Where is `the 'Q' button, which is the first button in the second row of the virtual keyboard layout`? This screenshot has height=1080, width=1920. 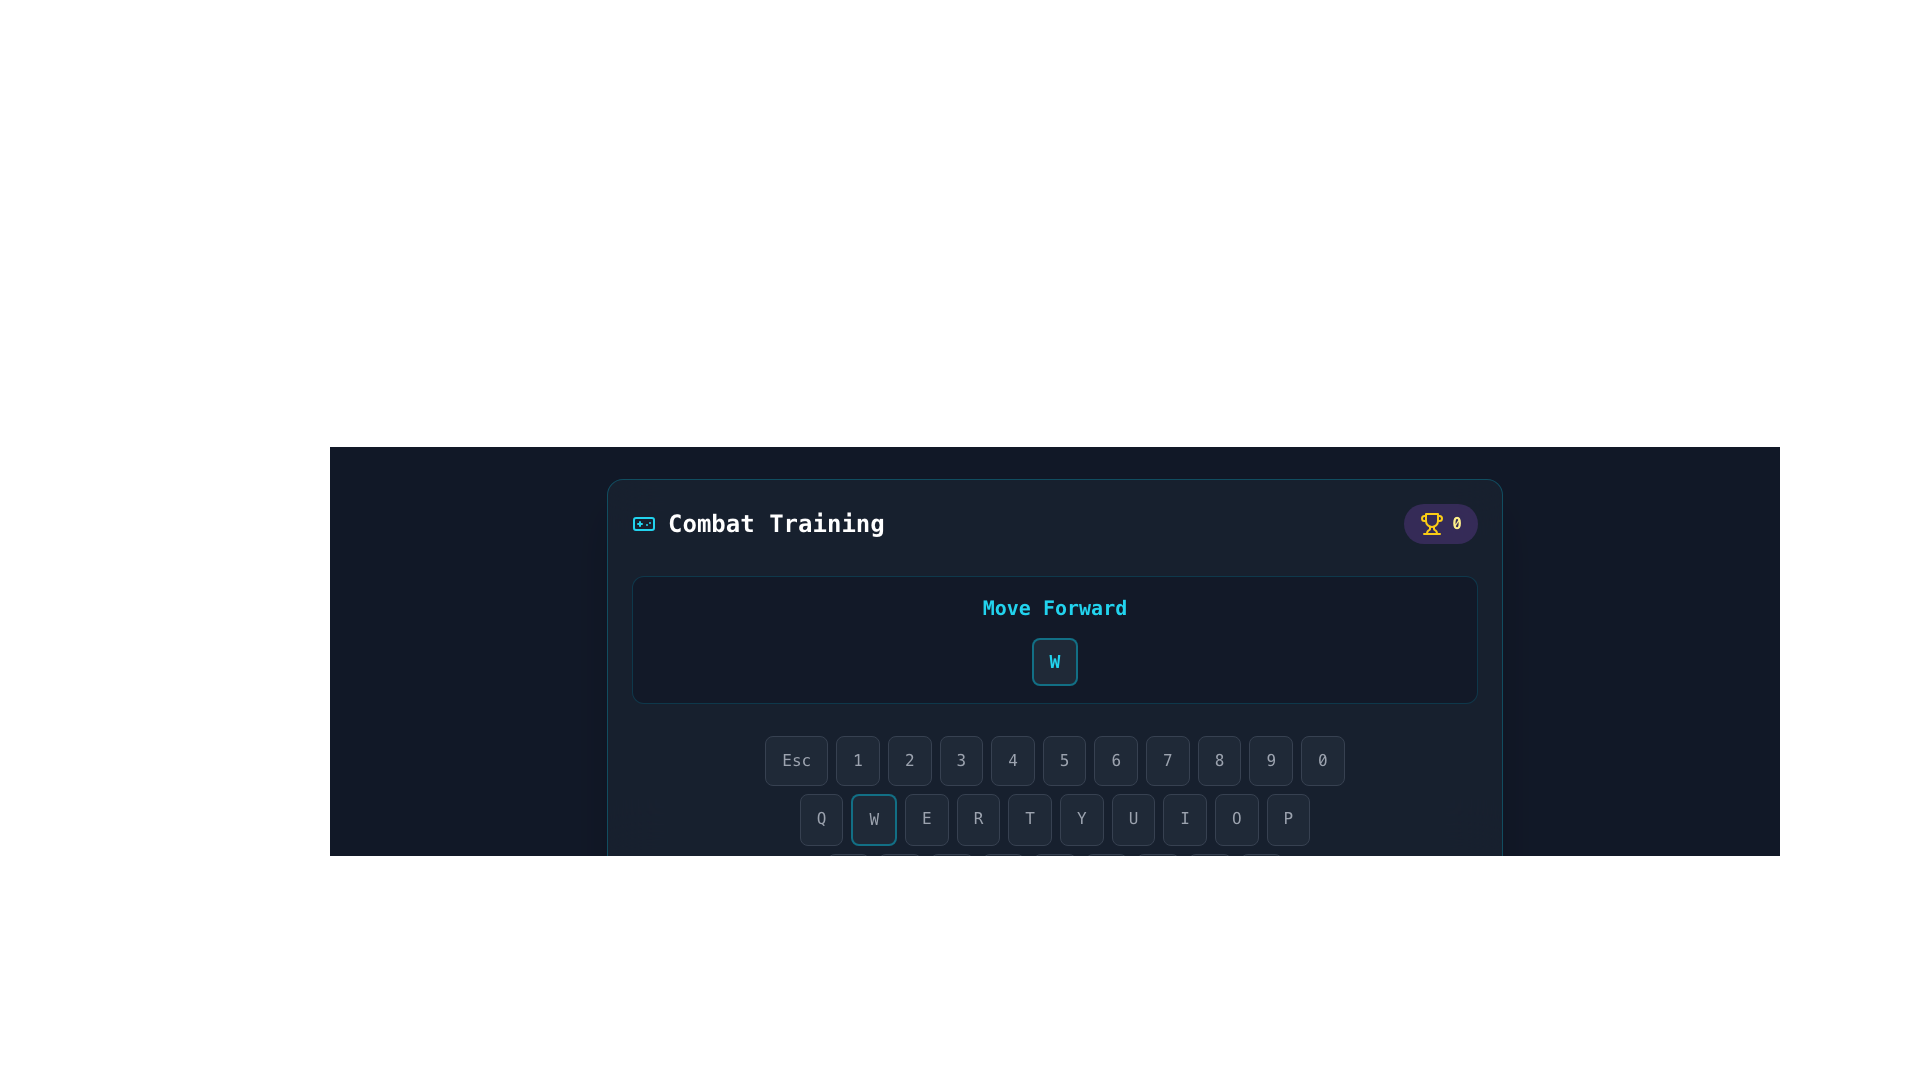
the 'Q' button, which is the first button in the second row of the virtual keyboard layout is located at coordinates (821, 820).